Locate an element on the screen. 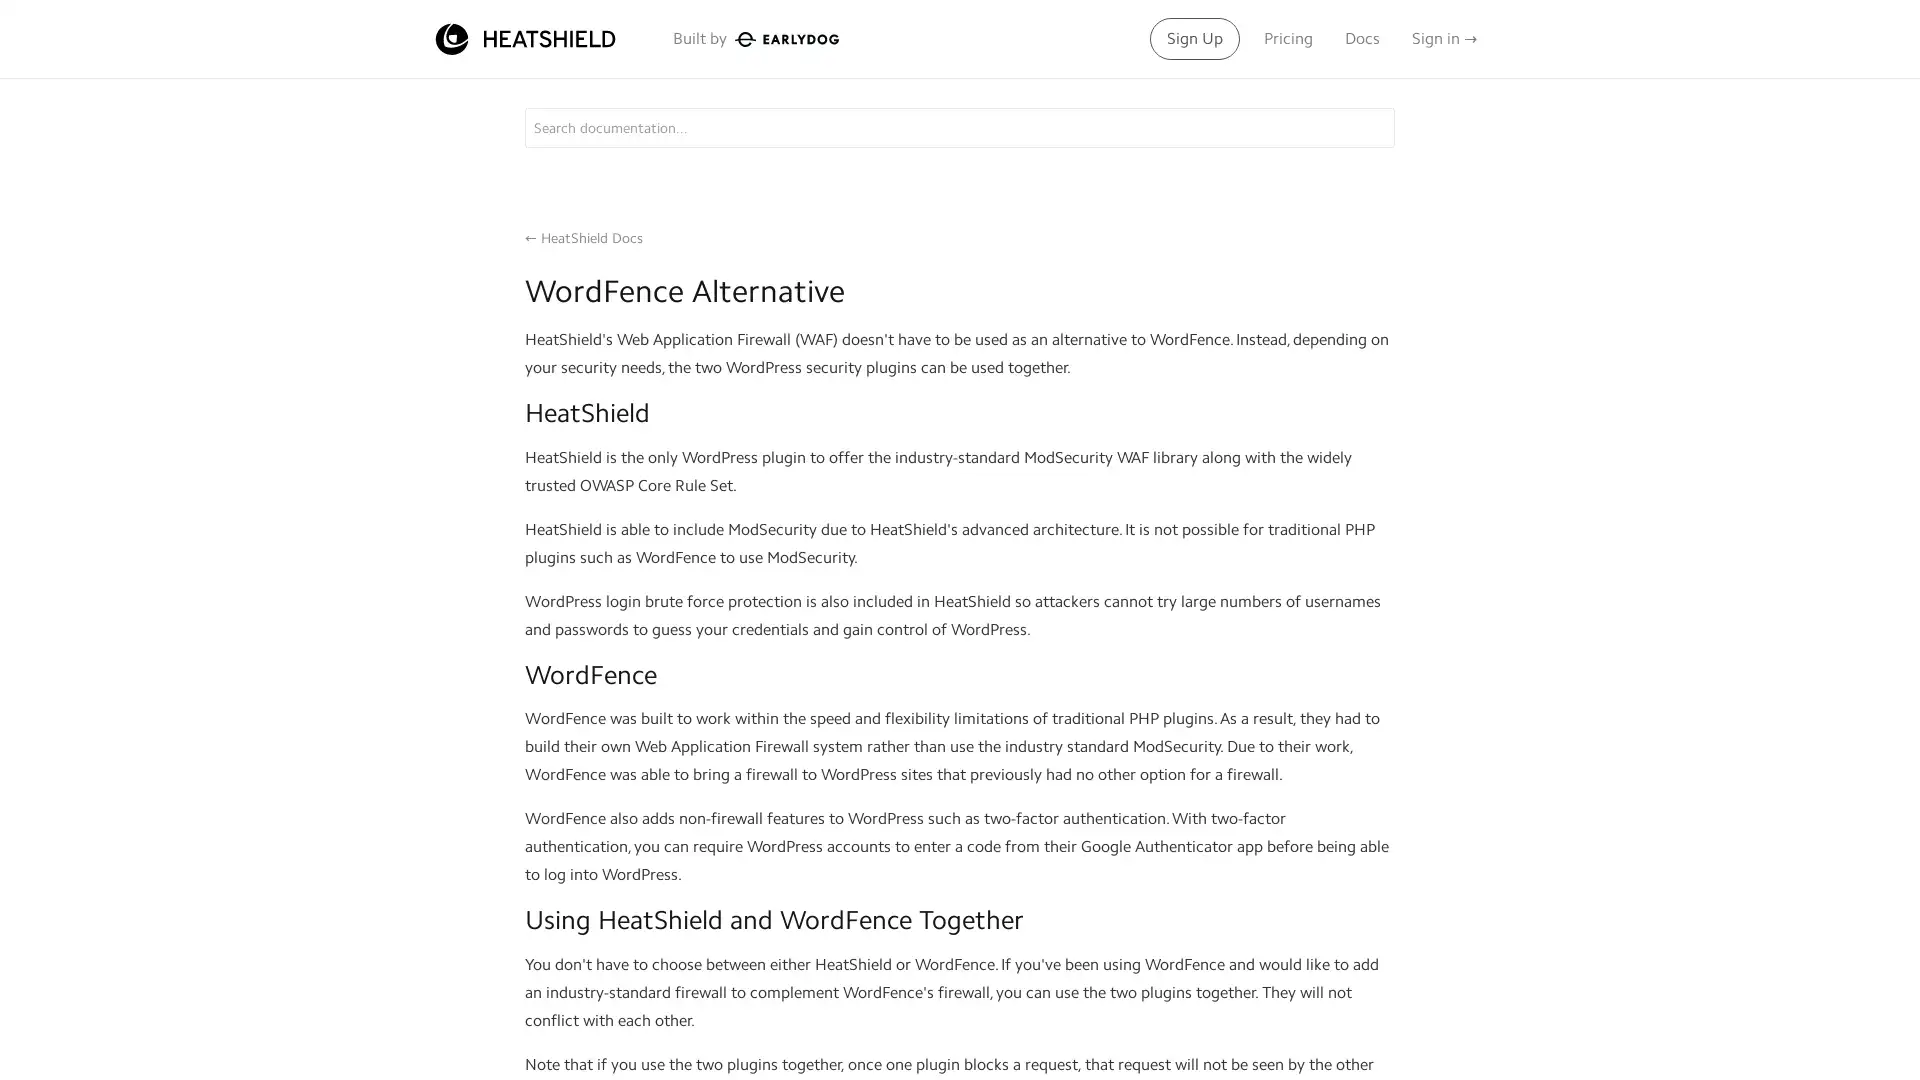 The height and width of the screenshot is (1080, 1920). Pricing is located at coordinates (1288, 38).